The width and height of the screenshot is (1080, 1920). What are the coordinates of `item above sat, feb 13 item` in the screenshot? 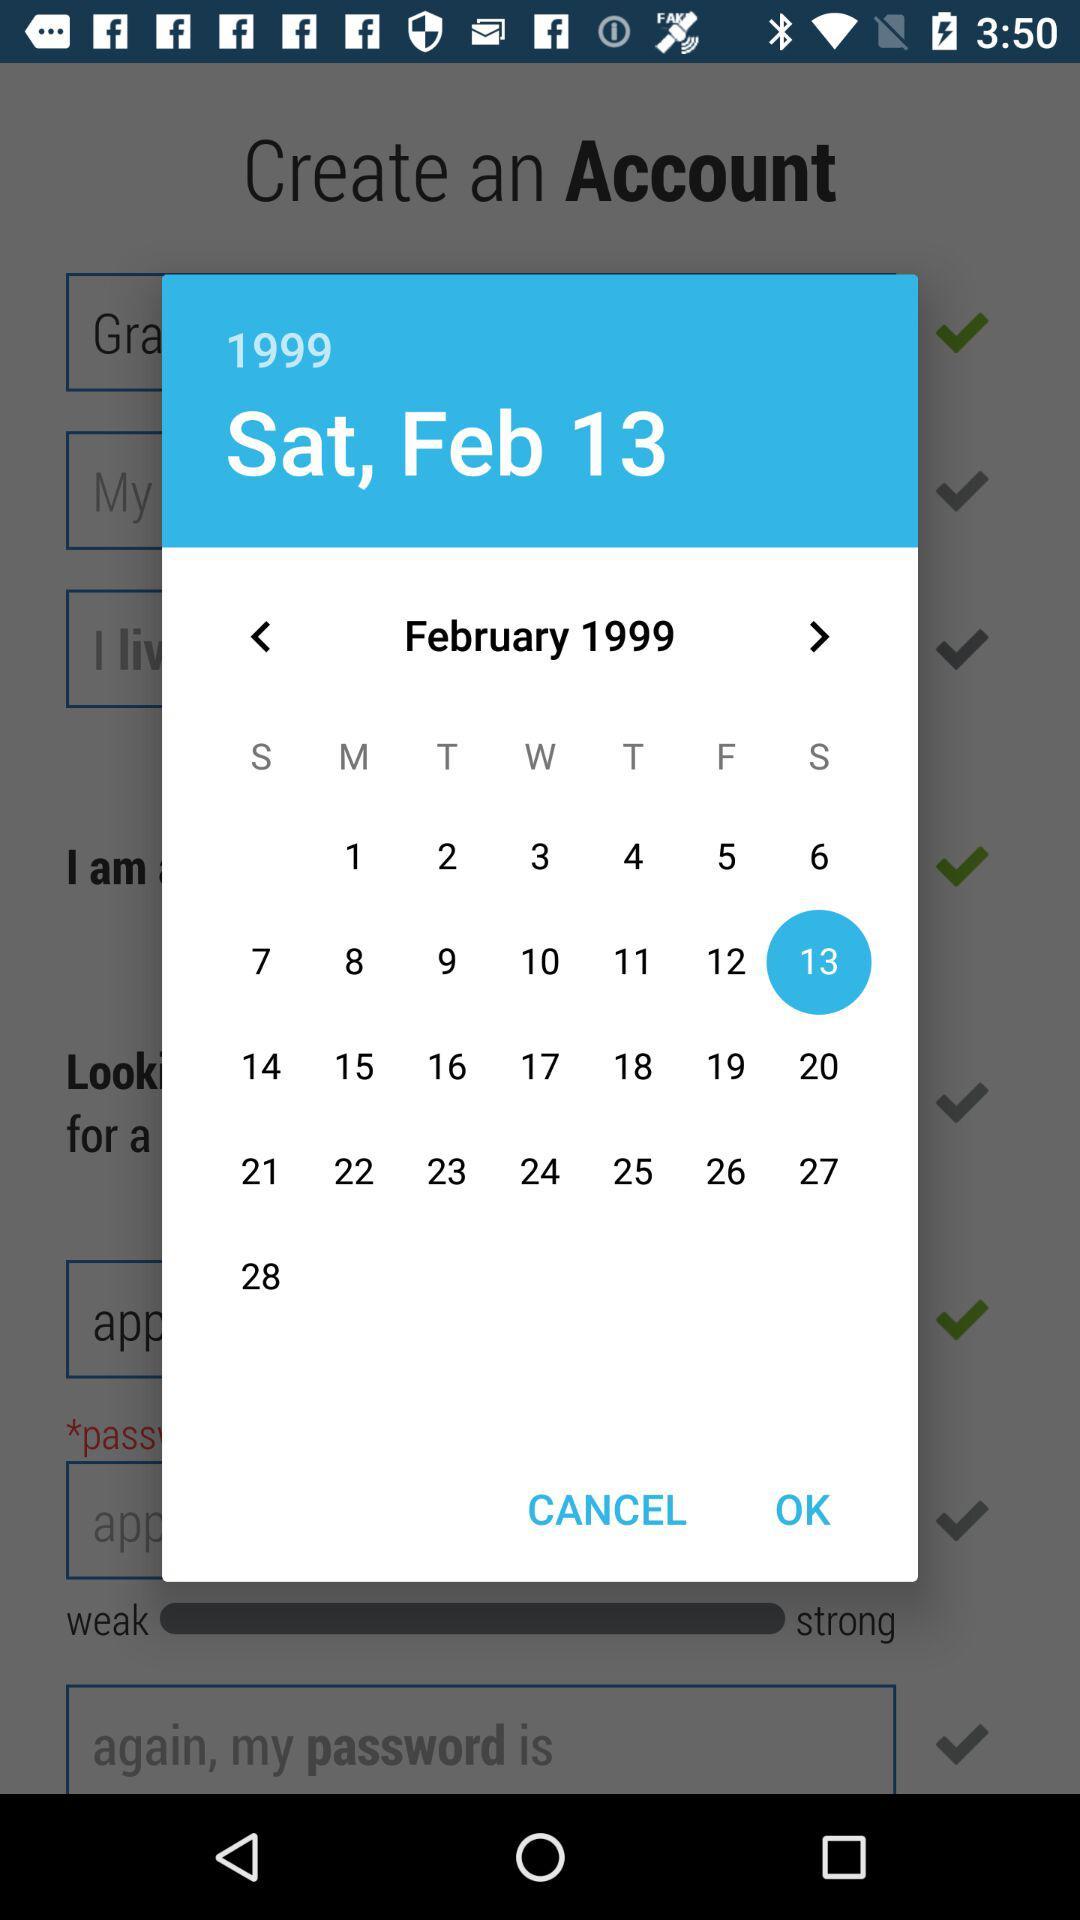 It's located at (540, 327).